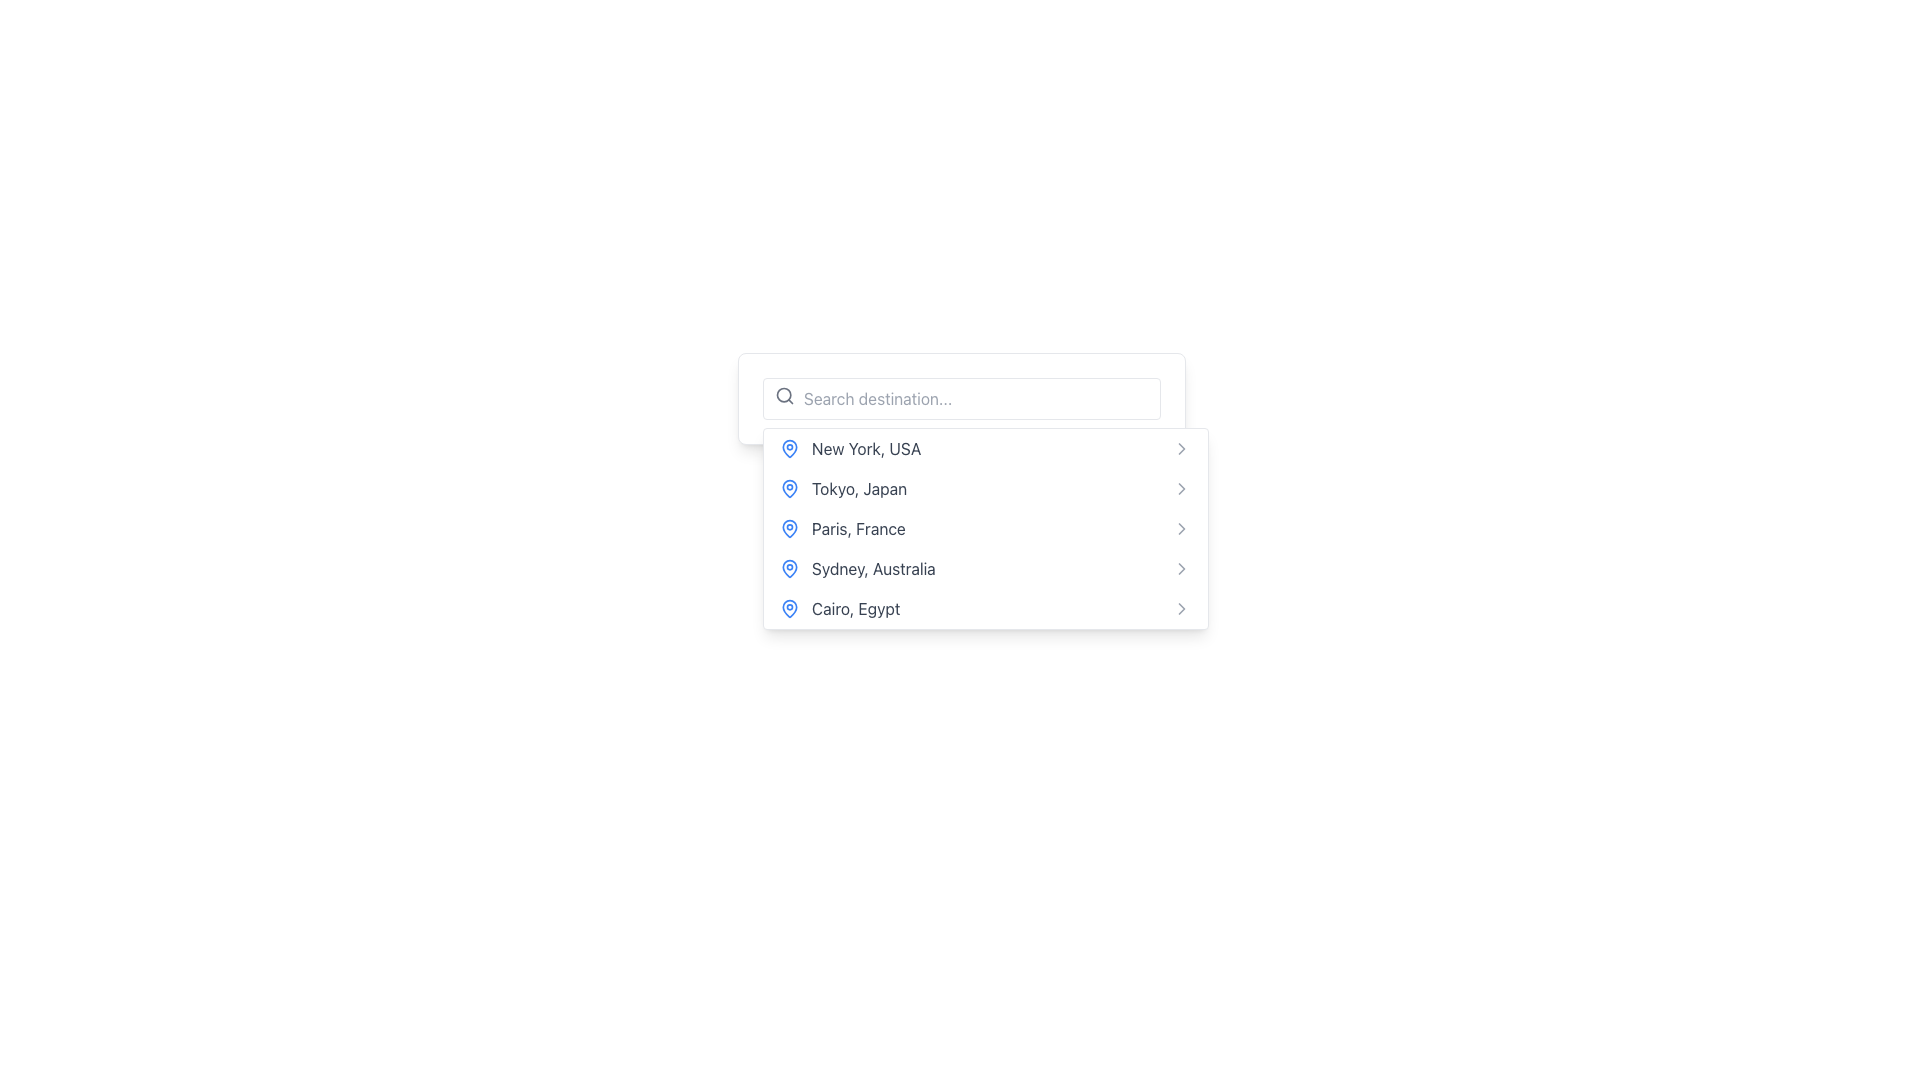 This screenshot has width=1920, height=1080. What do you see at coordinates (985, 447) in the screenshot?
I see `the row in the dropdown menu displaying 'New York, USA'` at bounding box center [985, 447].